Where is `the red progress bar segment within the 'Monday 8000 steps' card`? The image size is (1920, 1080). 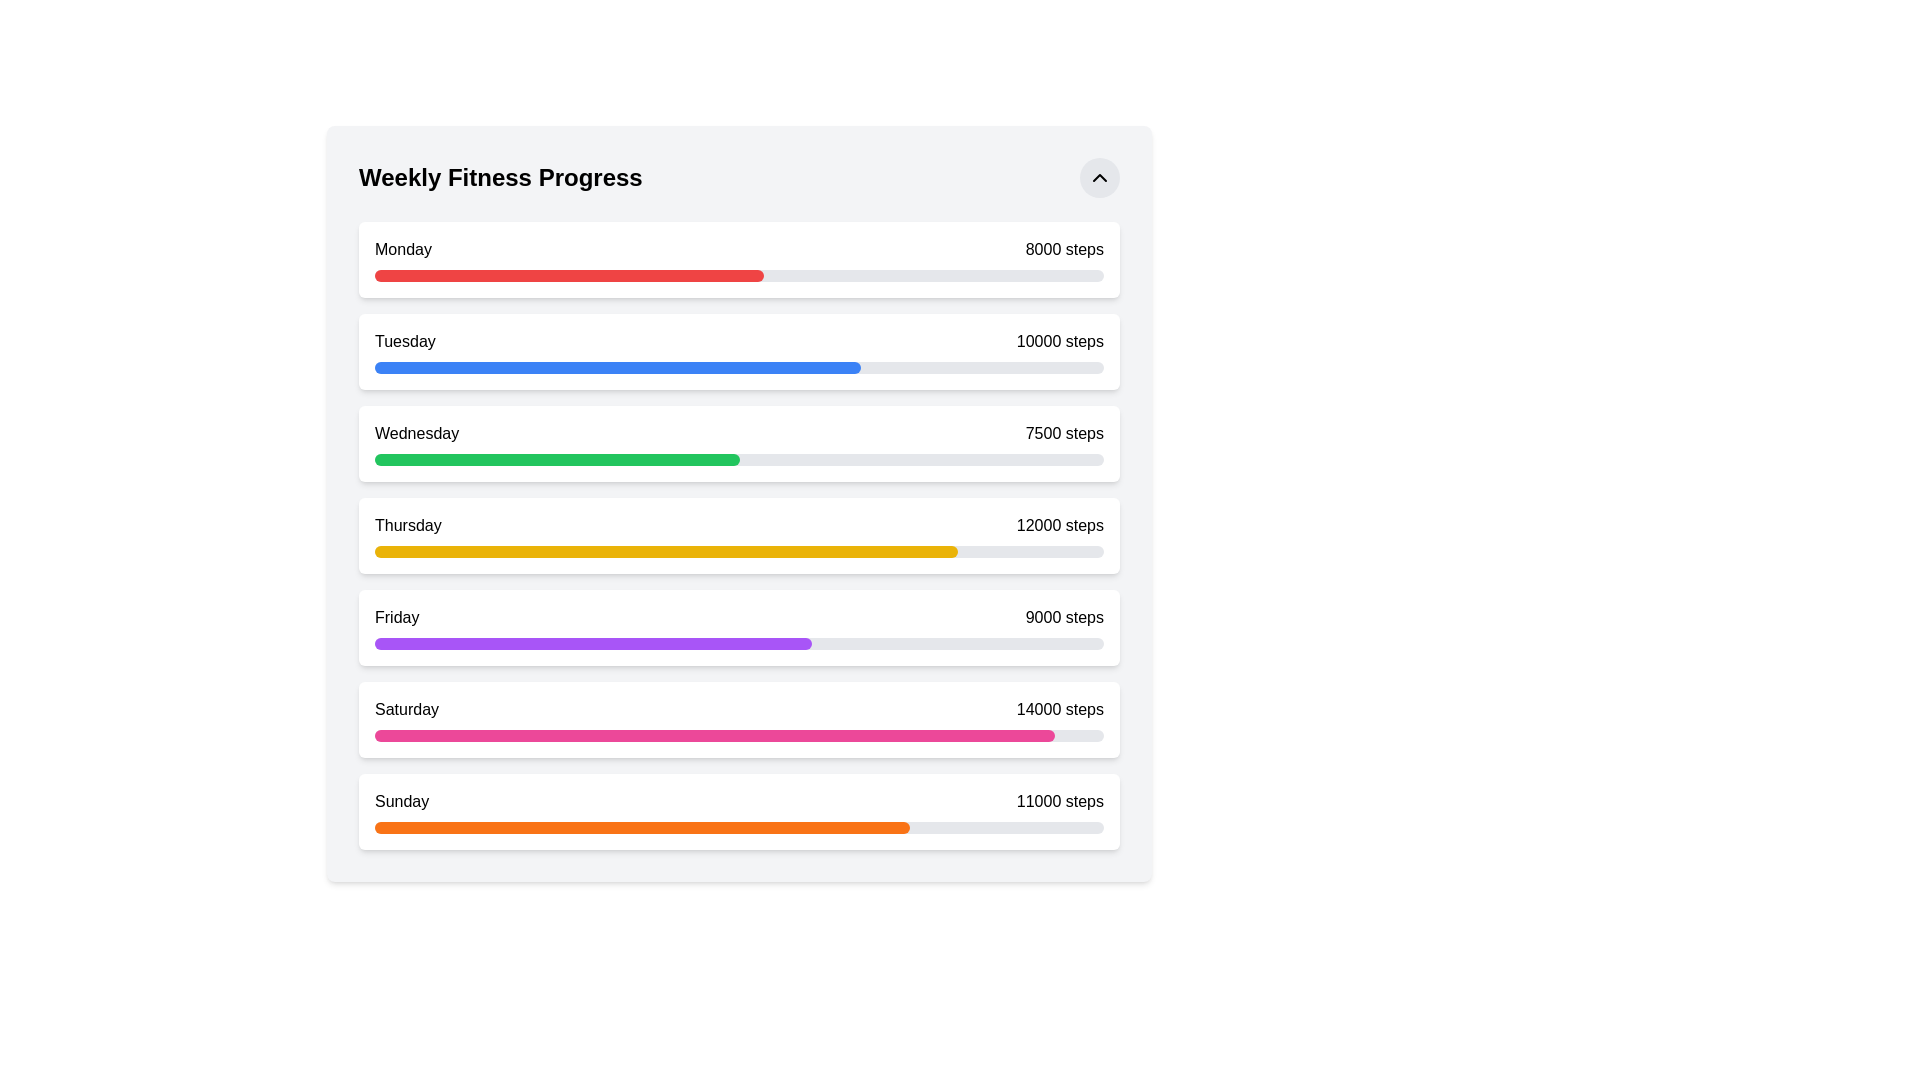
the red progress bar segment within the 'Monday 8000 steps' card is located at coordinates (738, 272).